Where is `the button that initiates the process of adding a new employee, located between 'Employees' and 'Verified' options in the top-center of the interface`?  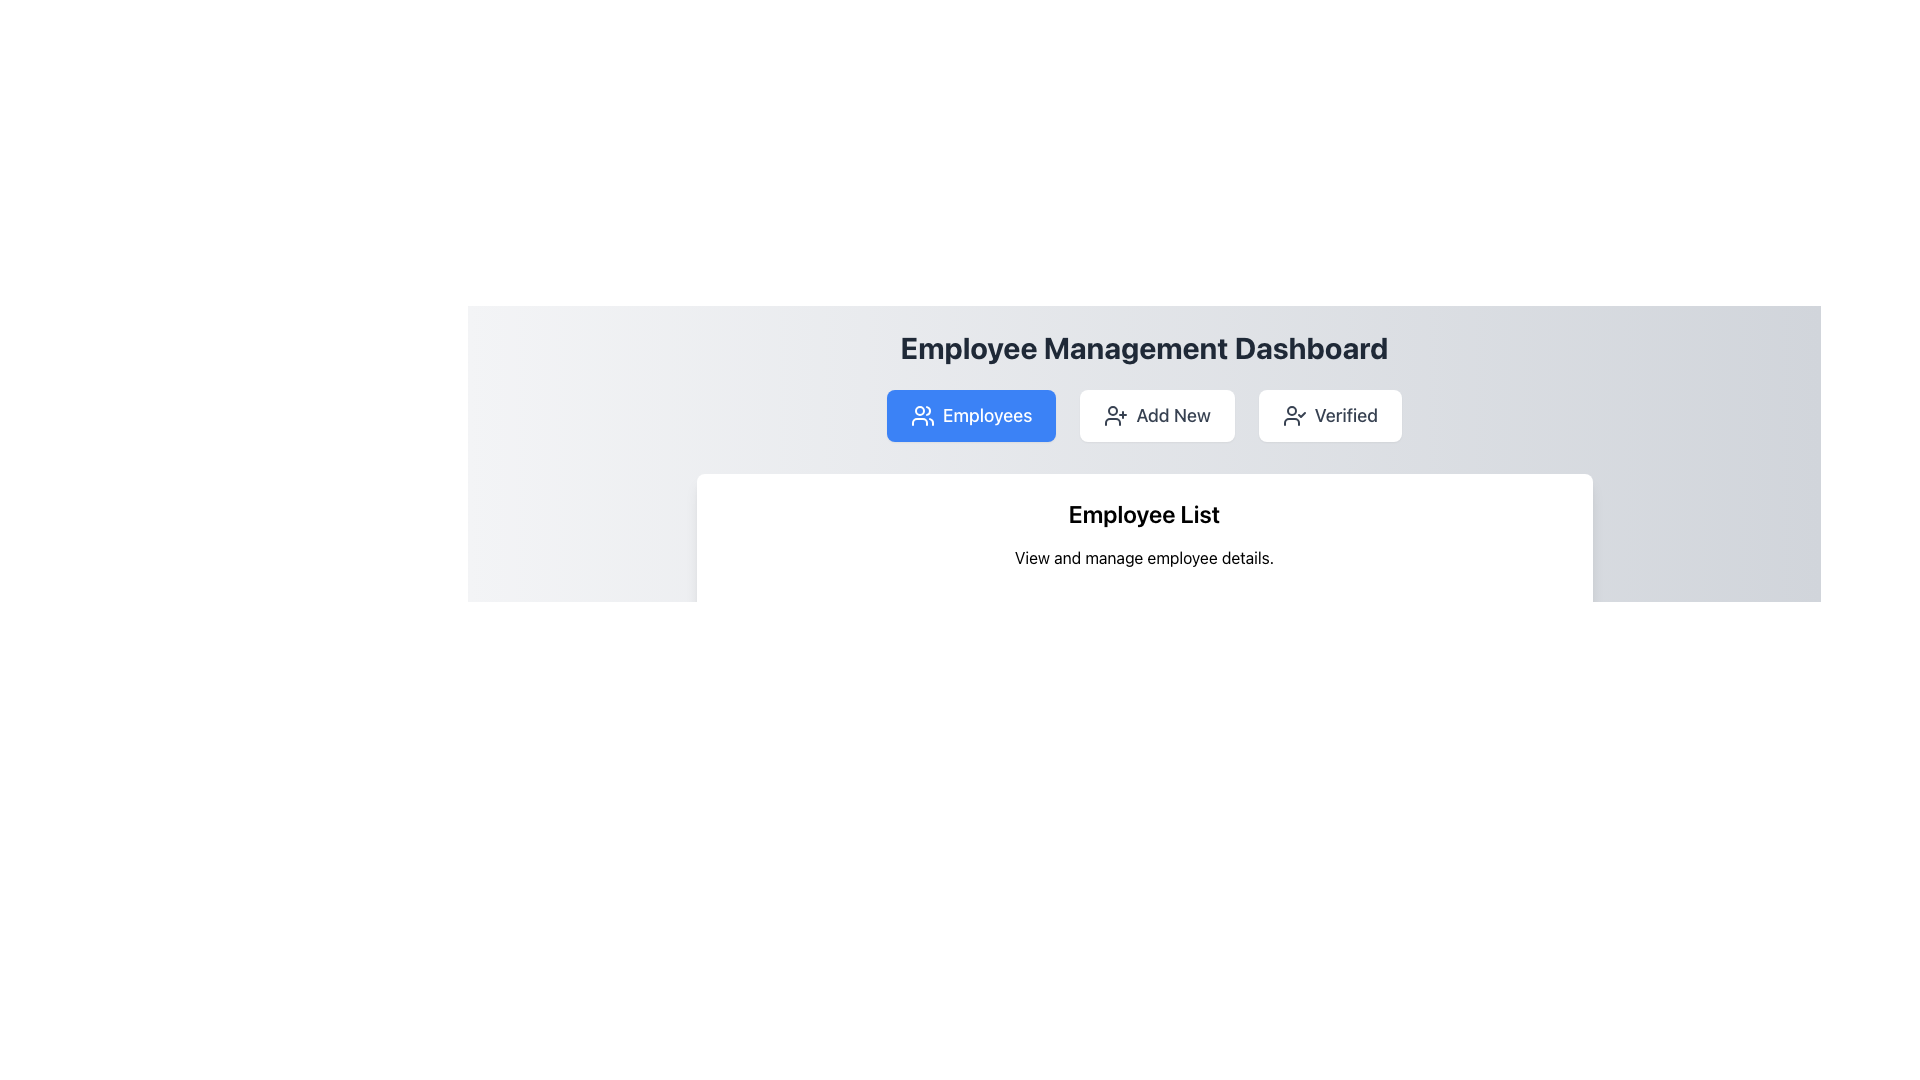
the button that initiates the process of adding a new employee, located between 'Employees' and 'Verified' options in the top-center of the interface is located at coordinates (1157, 415).